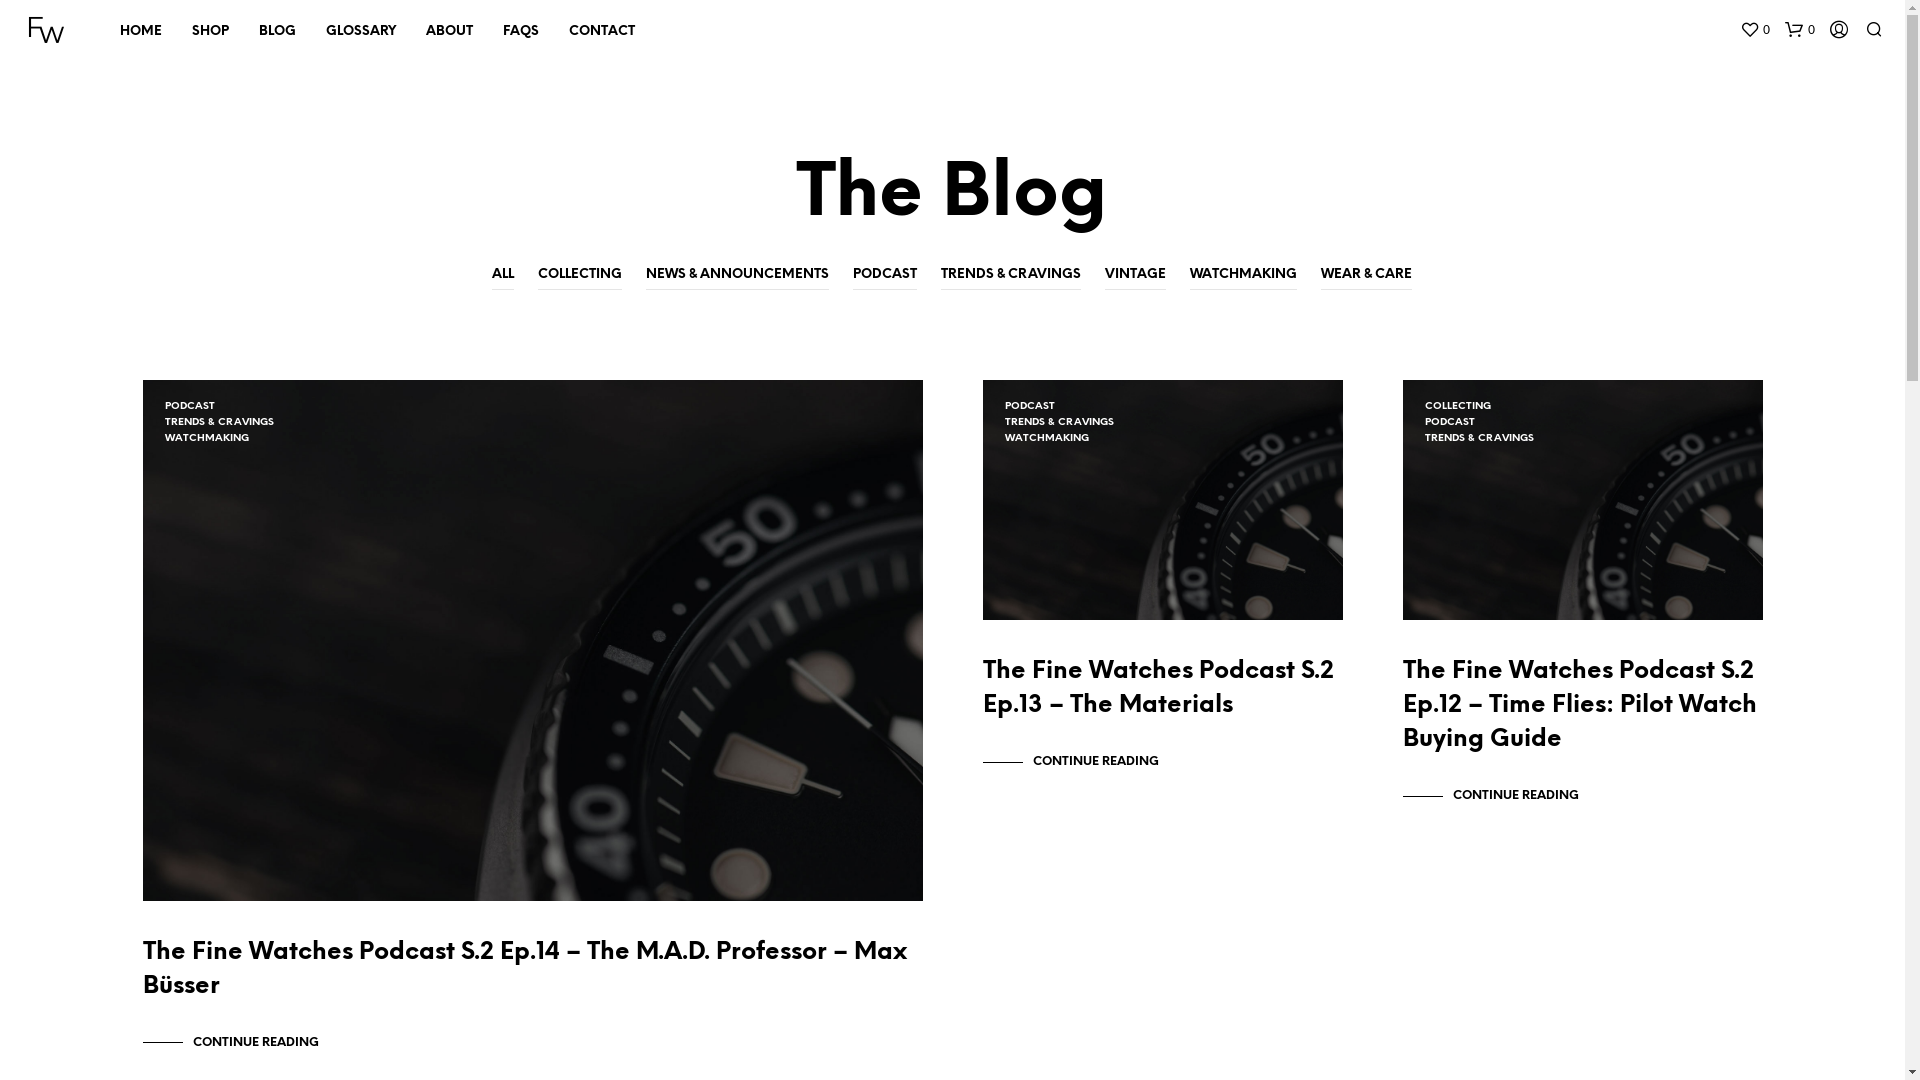  What do you see at coordinates (448, 31) in the screenshot?
I see `'ABOUT'` at bounding box center [448, 31].